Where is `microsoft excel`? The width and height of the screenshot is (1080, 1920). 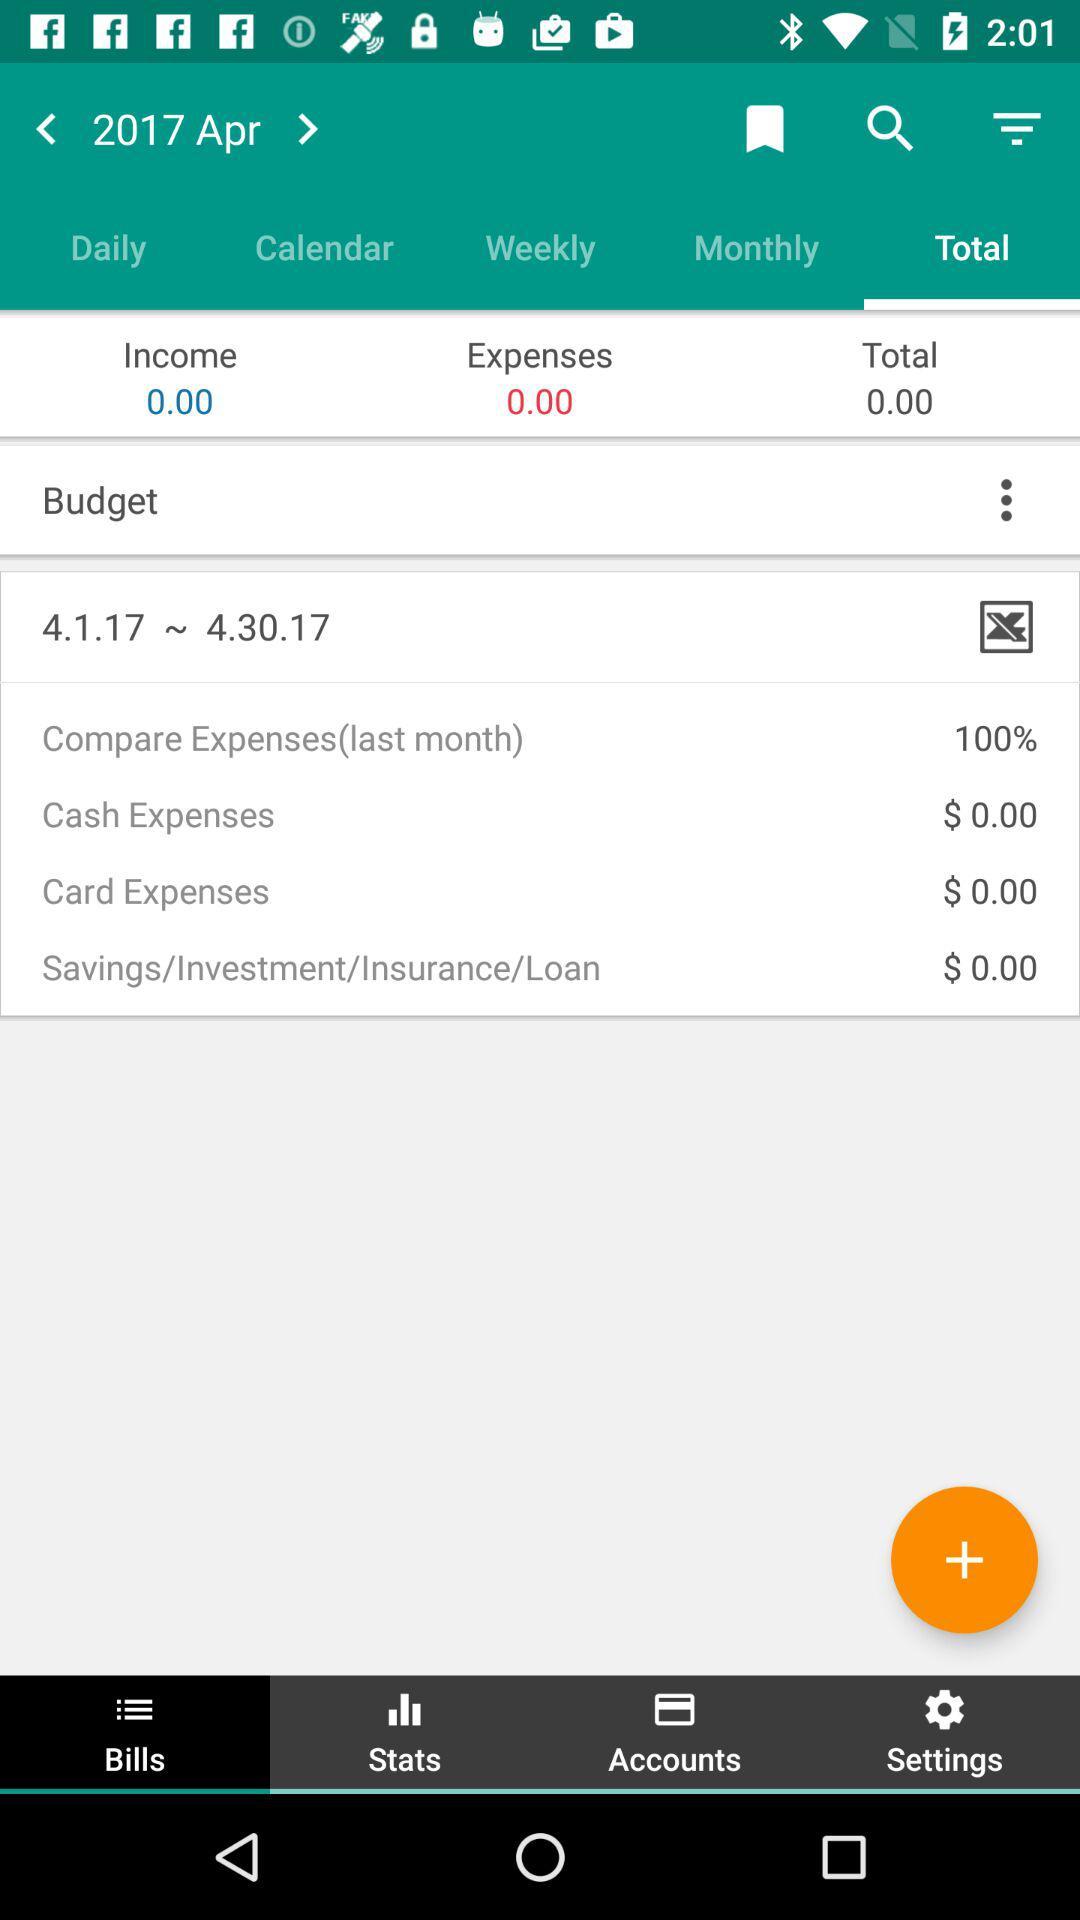 microsoft excel is located at coordinates (1006, 625).